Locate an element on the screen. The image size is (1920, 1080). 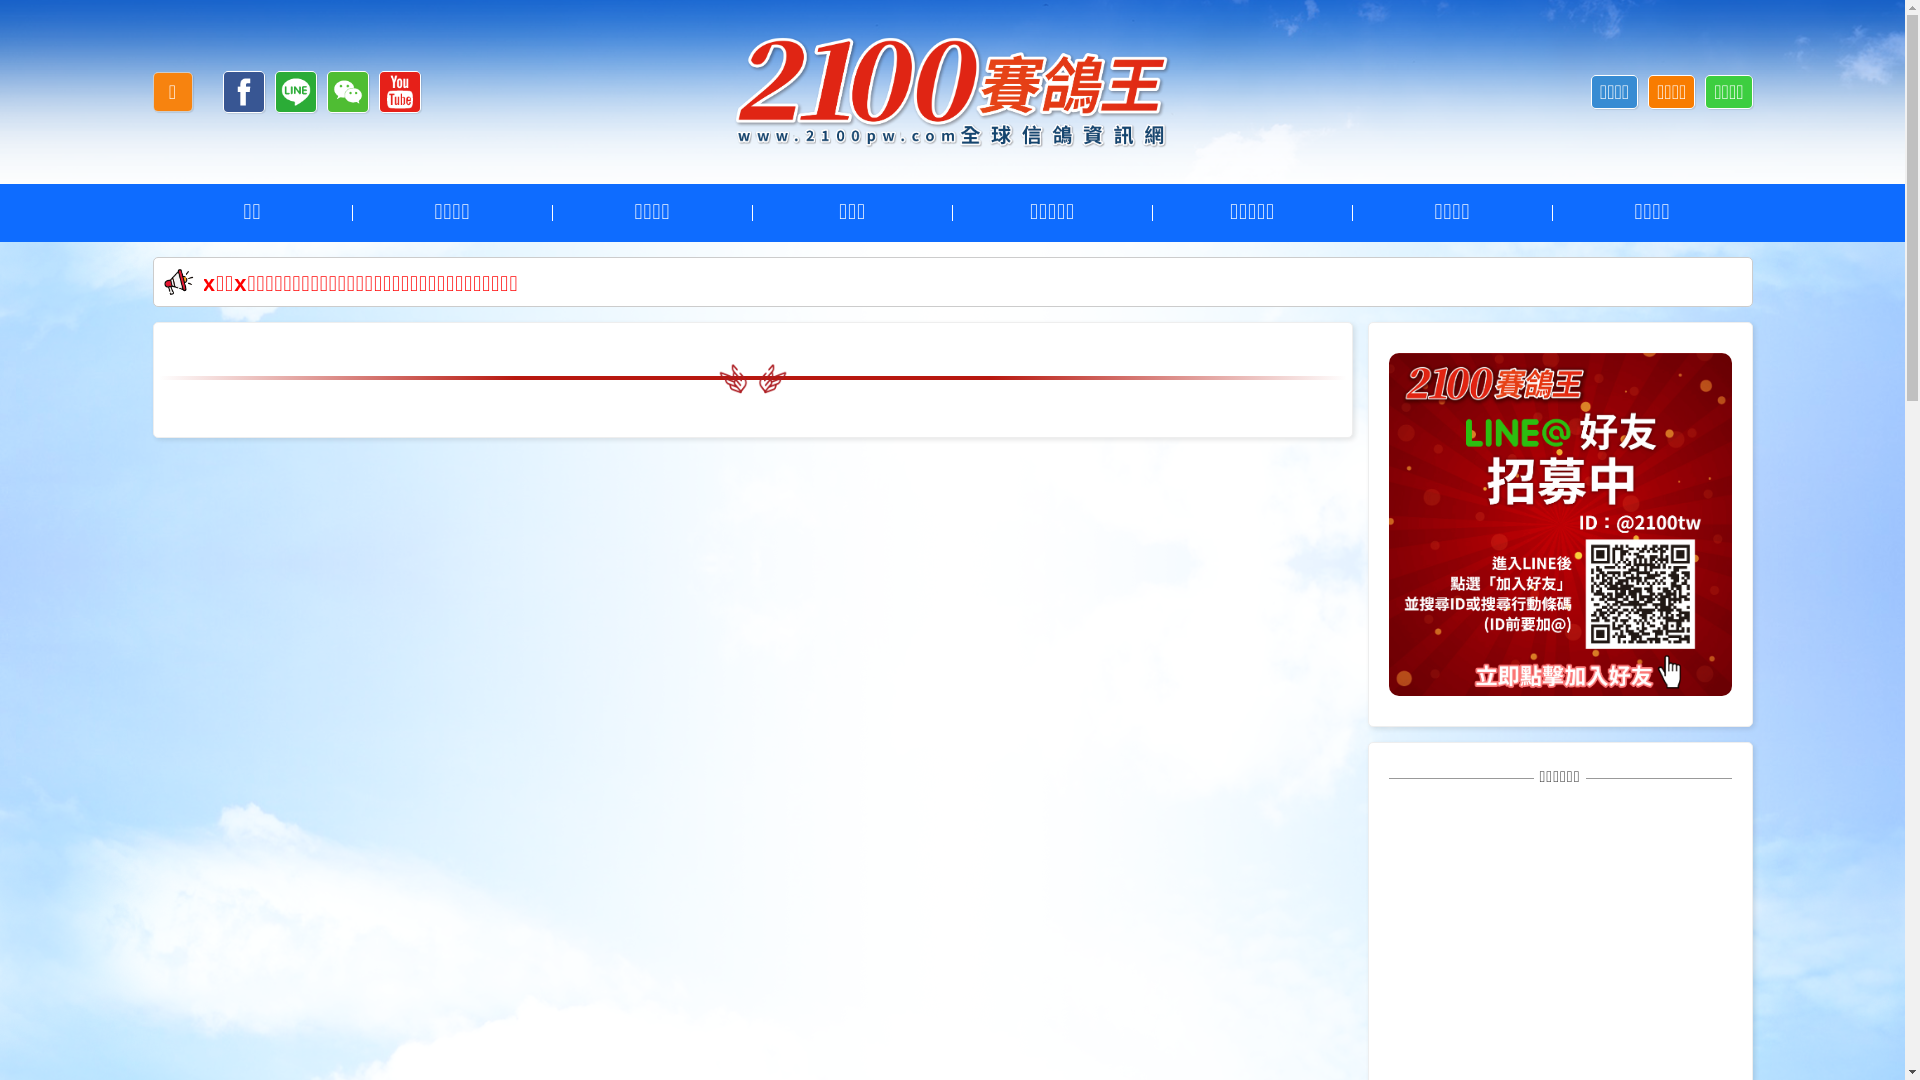
'Youtube' is located at coordinates (399, 92).